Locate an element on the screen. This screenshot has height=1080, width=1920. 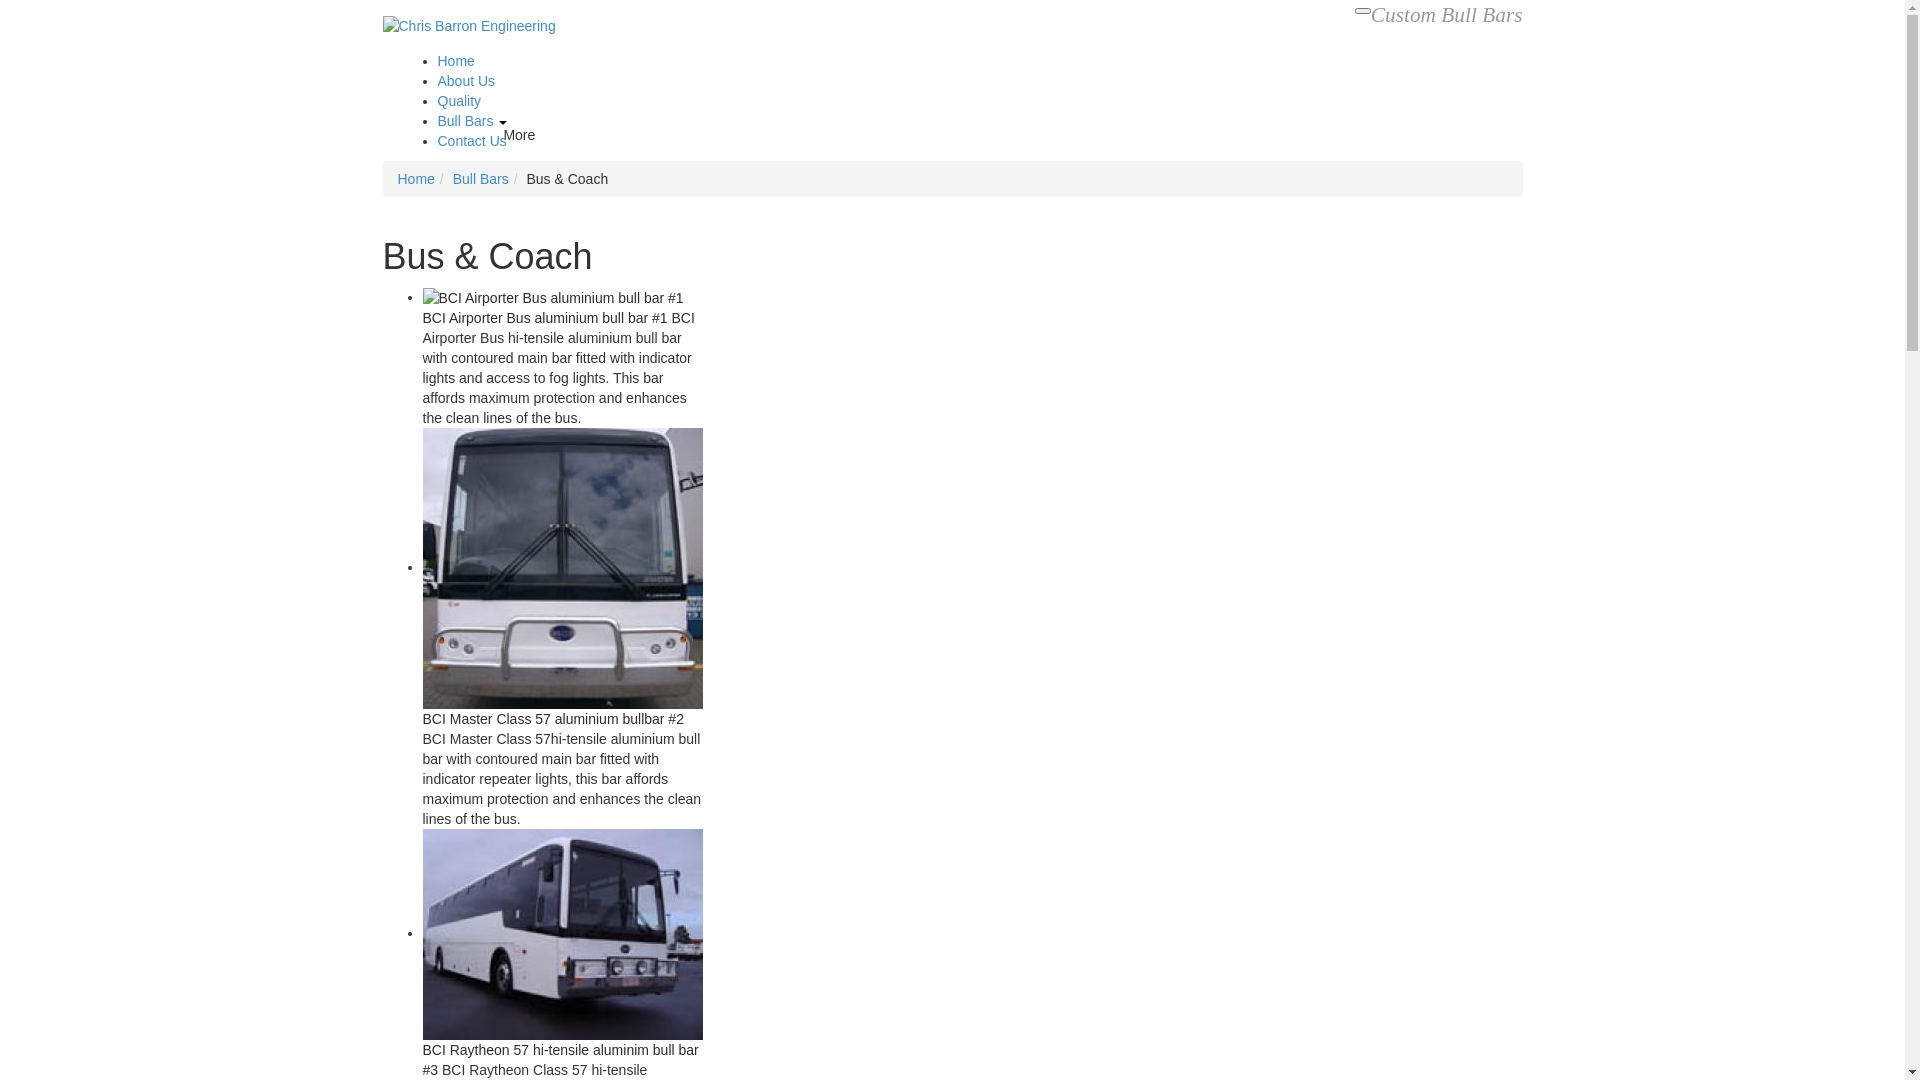
'Home' is located at coordinates (455, 60).